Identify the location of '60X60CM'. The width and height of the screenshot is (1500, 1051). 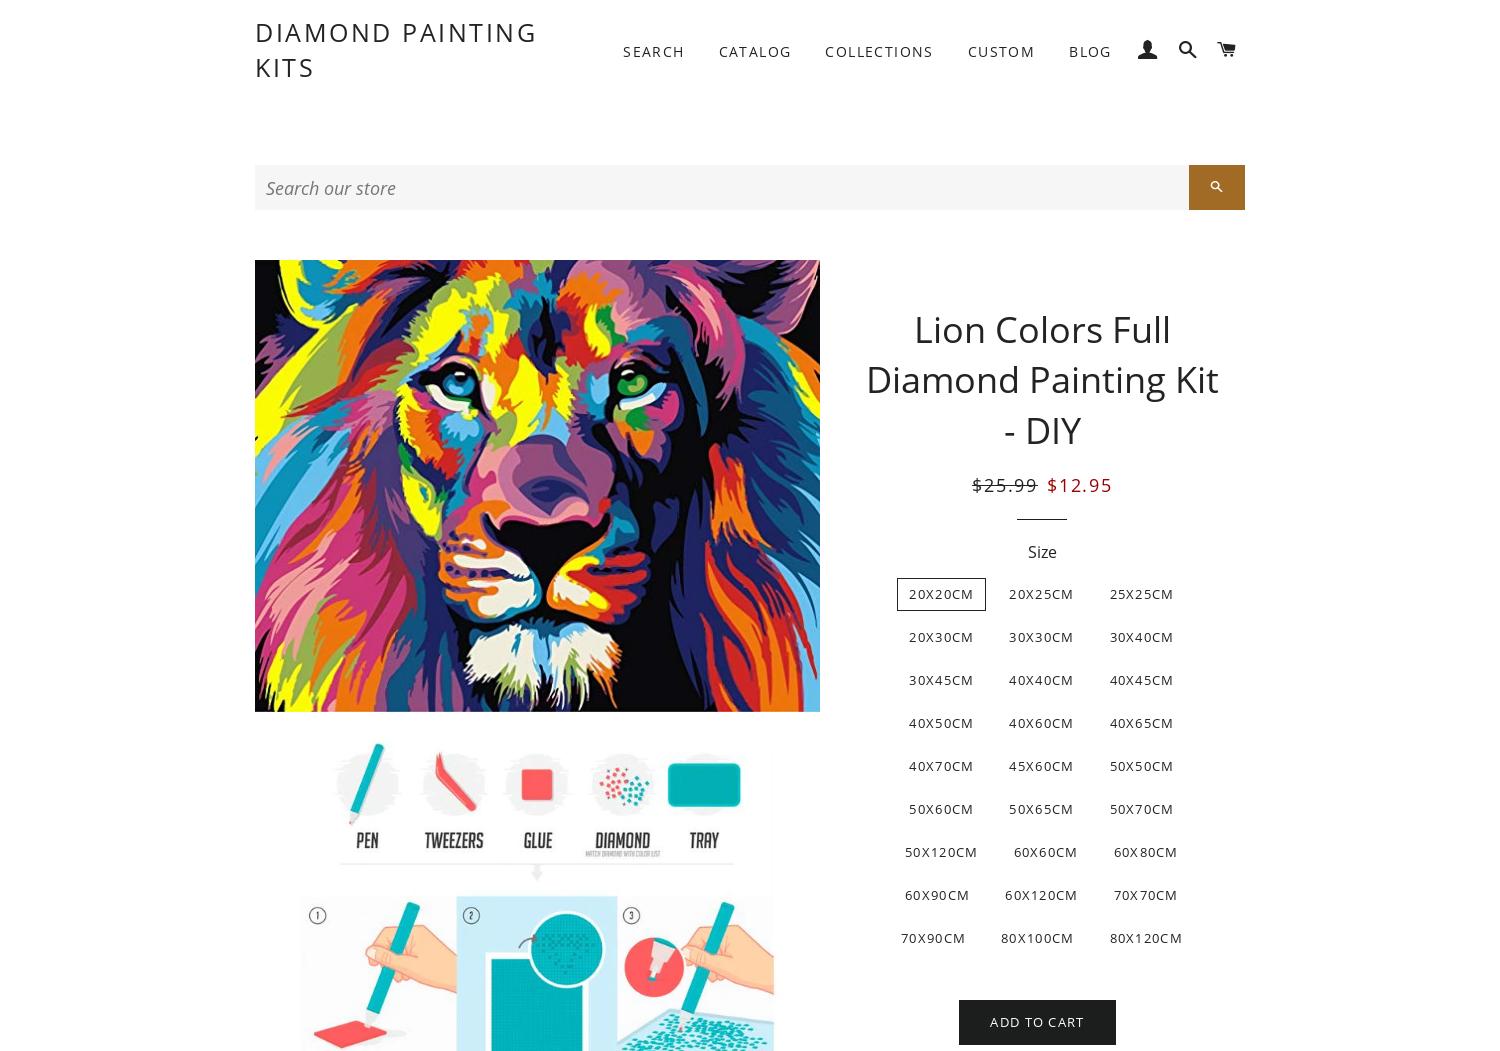
(1012, 851).